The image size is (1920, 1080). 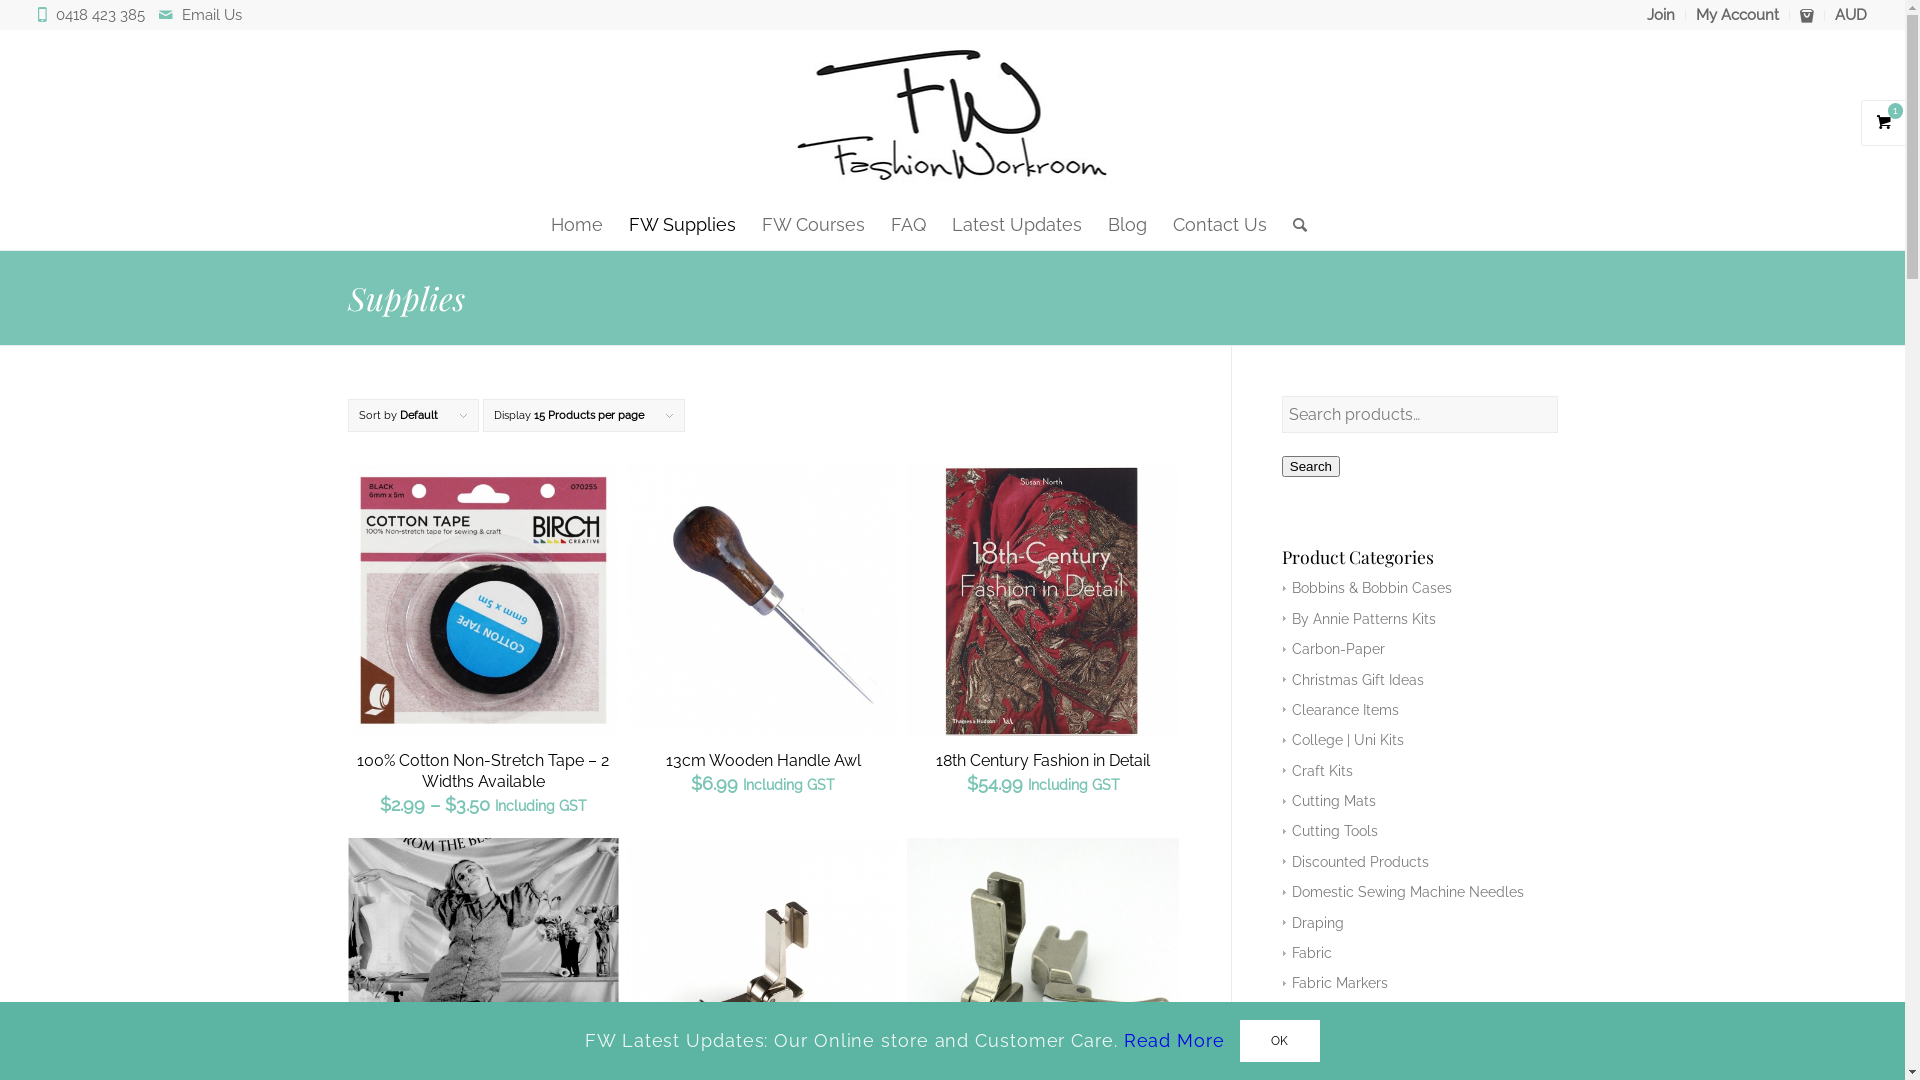 I want to click on 'Craft Kits', so click(x=1318, y=770).